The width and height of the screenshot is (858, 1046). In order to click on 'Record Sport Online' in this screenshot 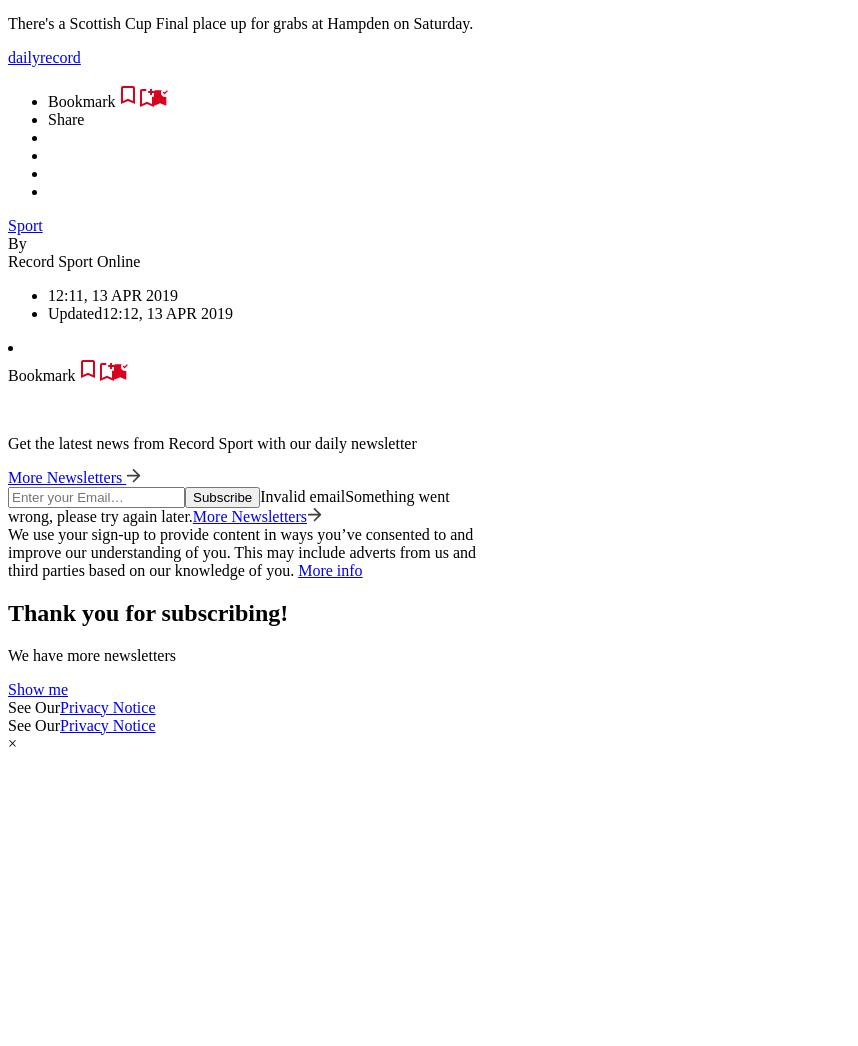, I will do `click(72, 259)`.